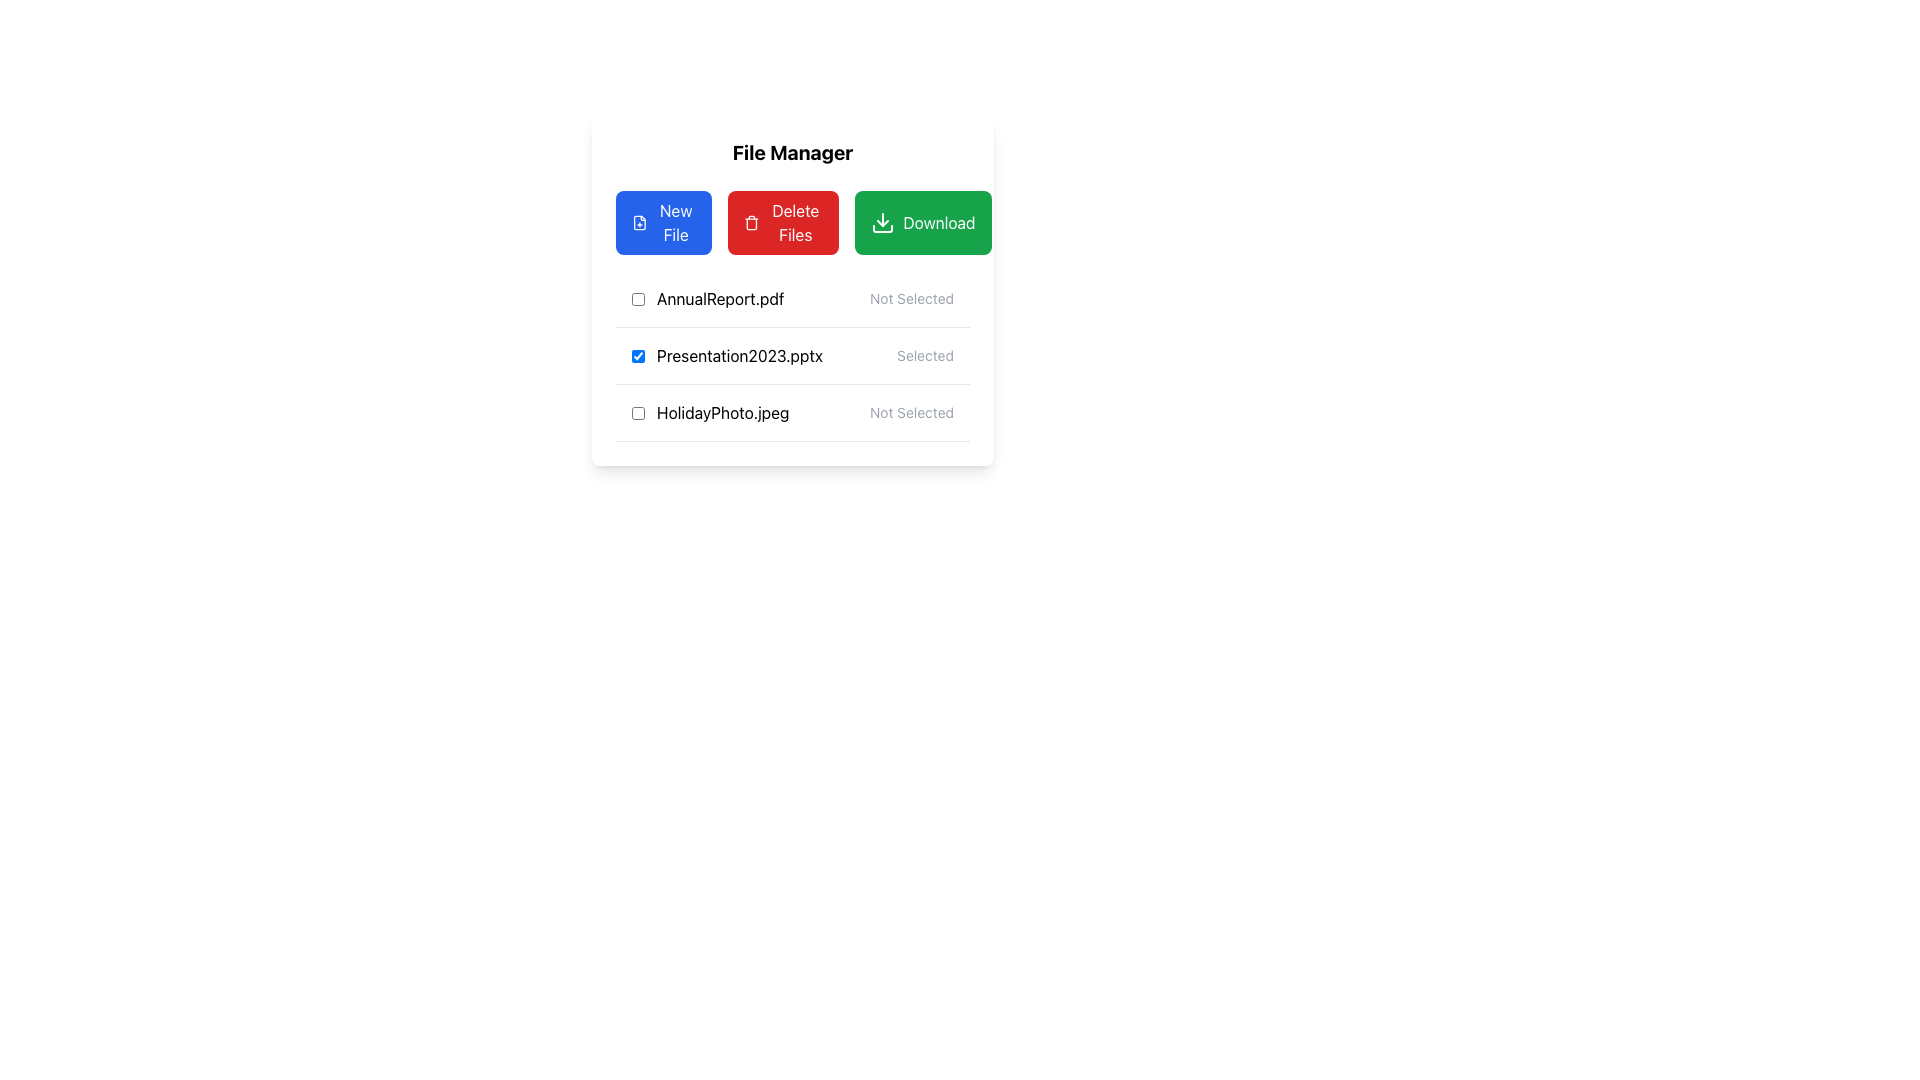 This screenshot has width=1920, height=1080. Describe the element at coordinates (911, 411) in the screenshot. I see `the 'Not Selected' label, which displays in a small, gray font and is located to the right of the 'HolidayPhoto.jpeg' entry in the file manager list` at that location.